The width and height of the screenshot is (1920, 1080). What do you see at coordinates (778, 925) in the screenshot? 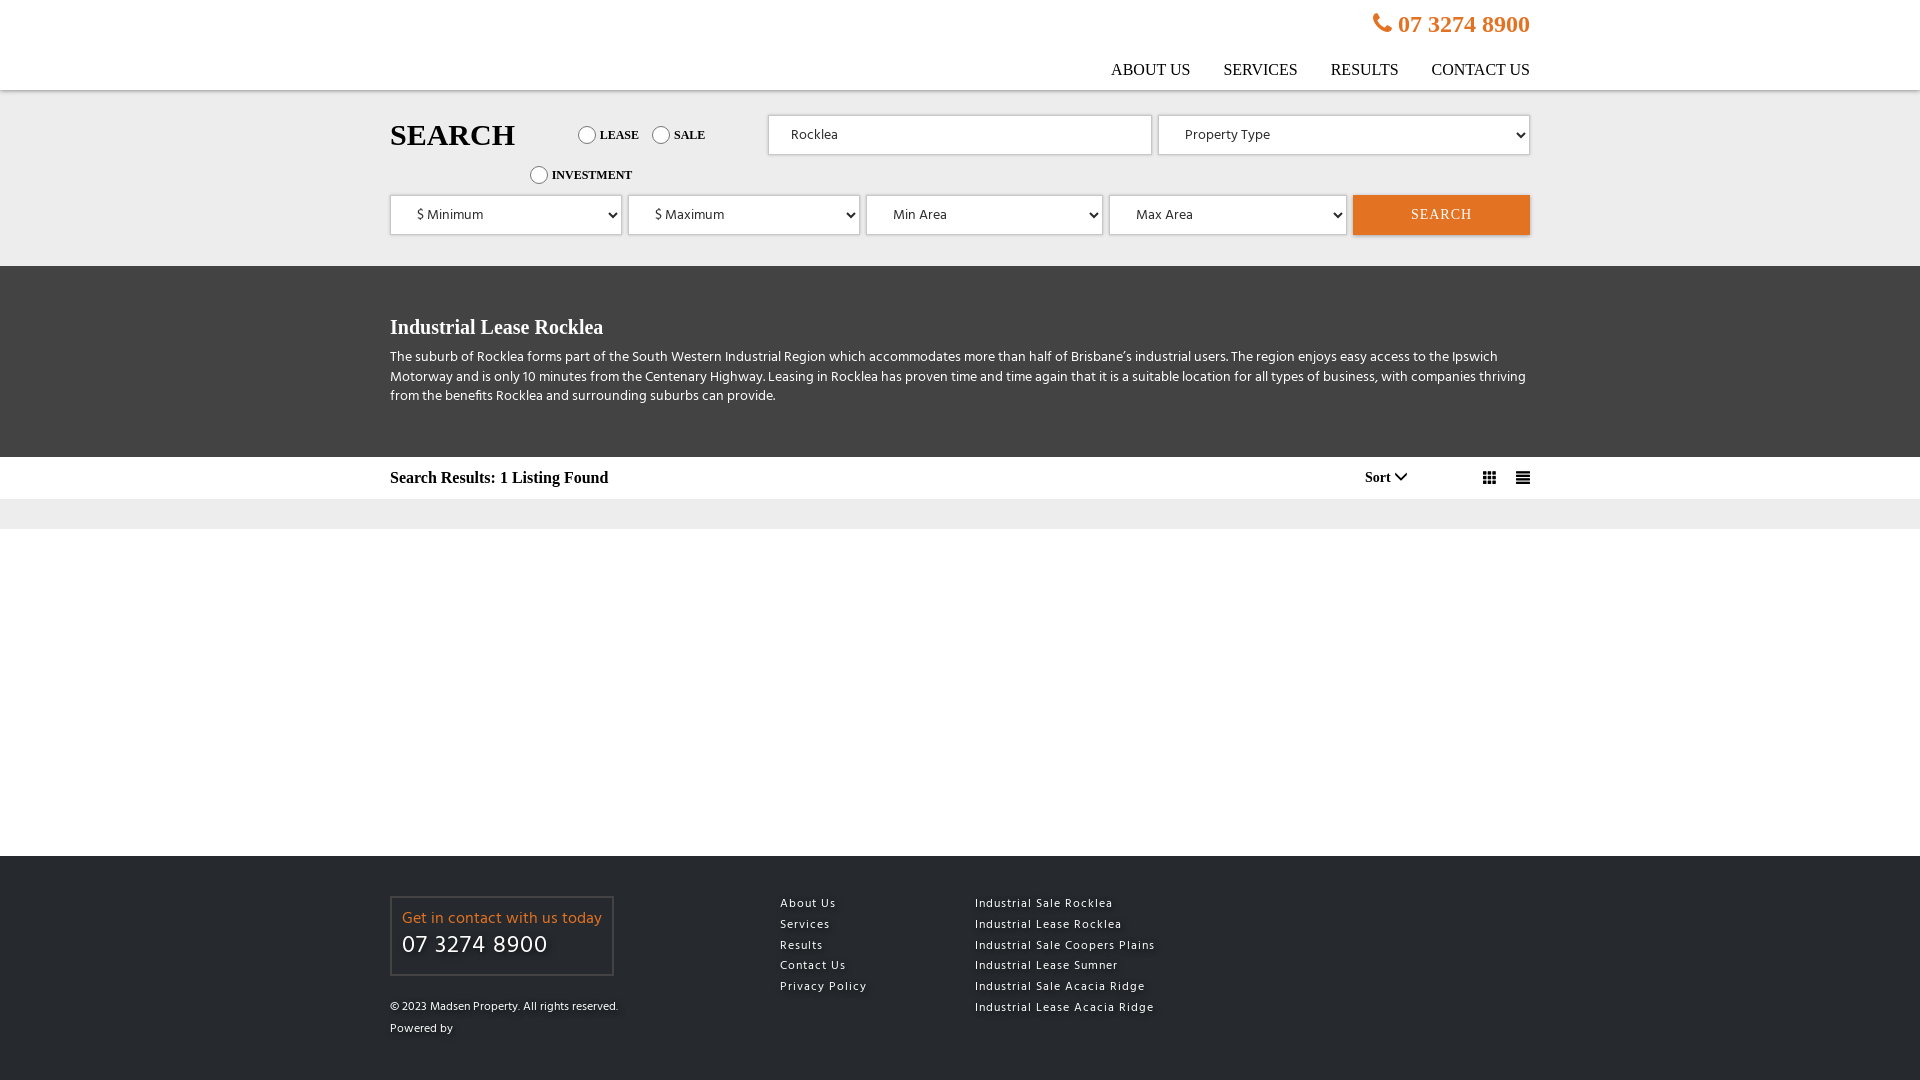
I see `'Services'` at bounding box center [778, 925].